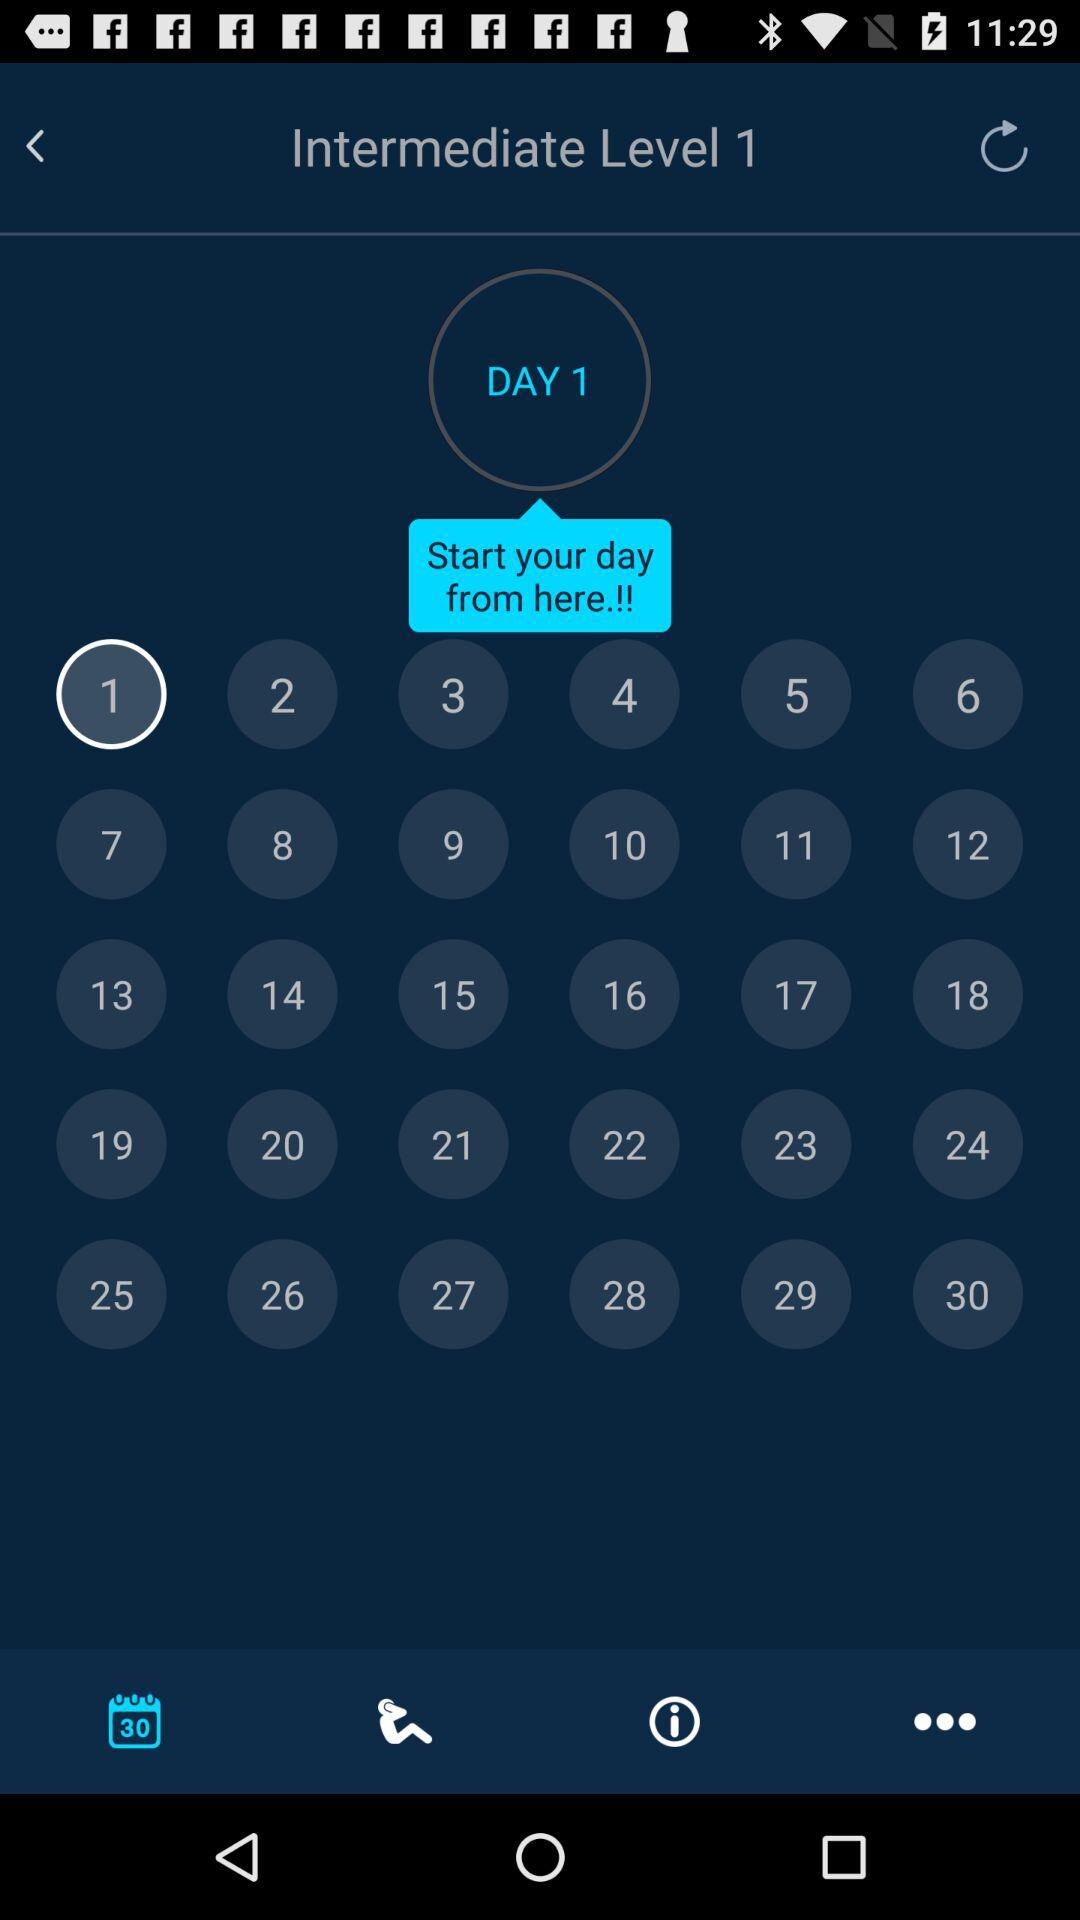 The height and width of the screenshot is (1920, 1080). Describe the element at coordinates (135, 1720) in the screenshot. I see `the callender icon which is at the bottom left corner` at that location.